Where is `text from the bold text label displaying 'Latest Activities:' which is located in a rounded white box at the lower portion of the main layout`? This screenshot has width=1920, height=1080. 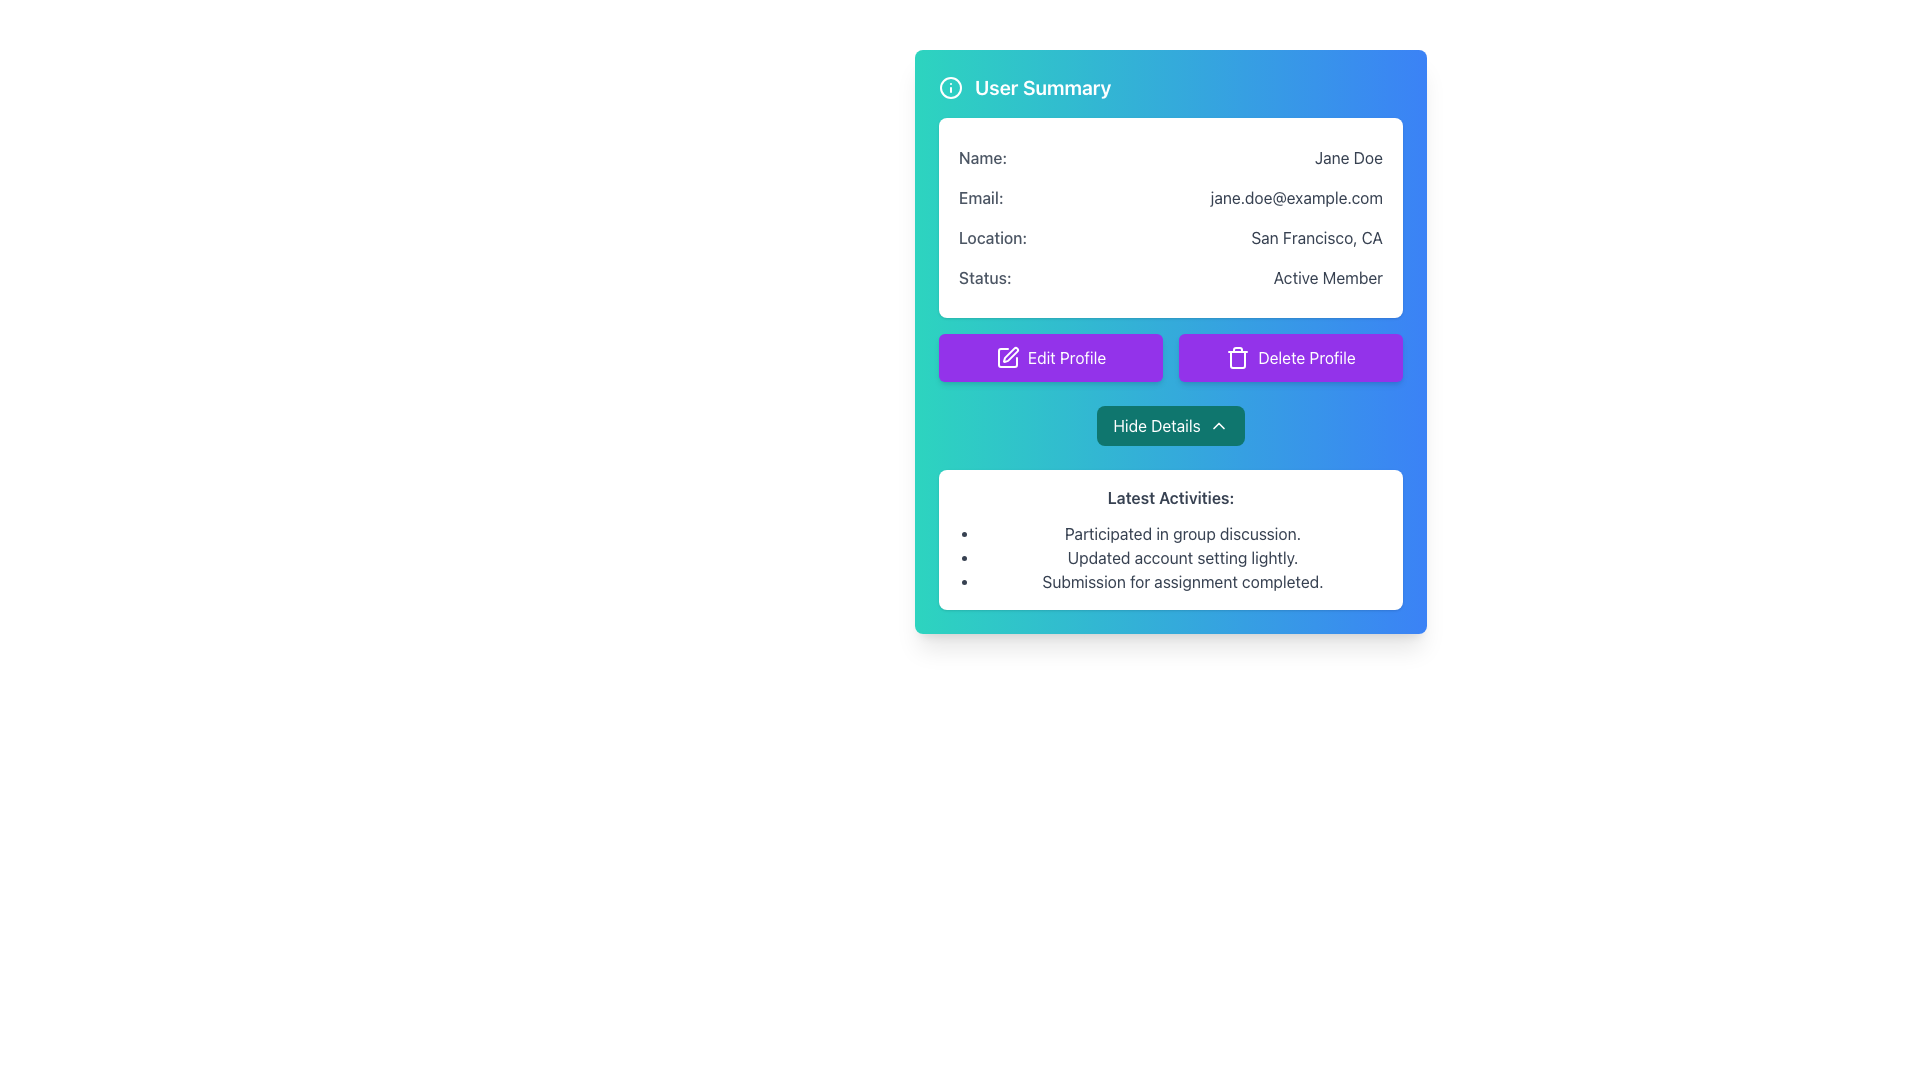 text from the bold text label displaying 'Latest Activities:' which is located in a rounded white box at the lower portion of the main layout is located at coordinates (1171, 496).